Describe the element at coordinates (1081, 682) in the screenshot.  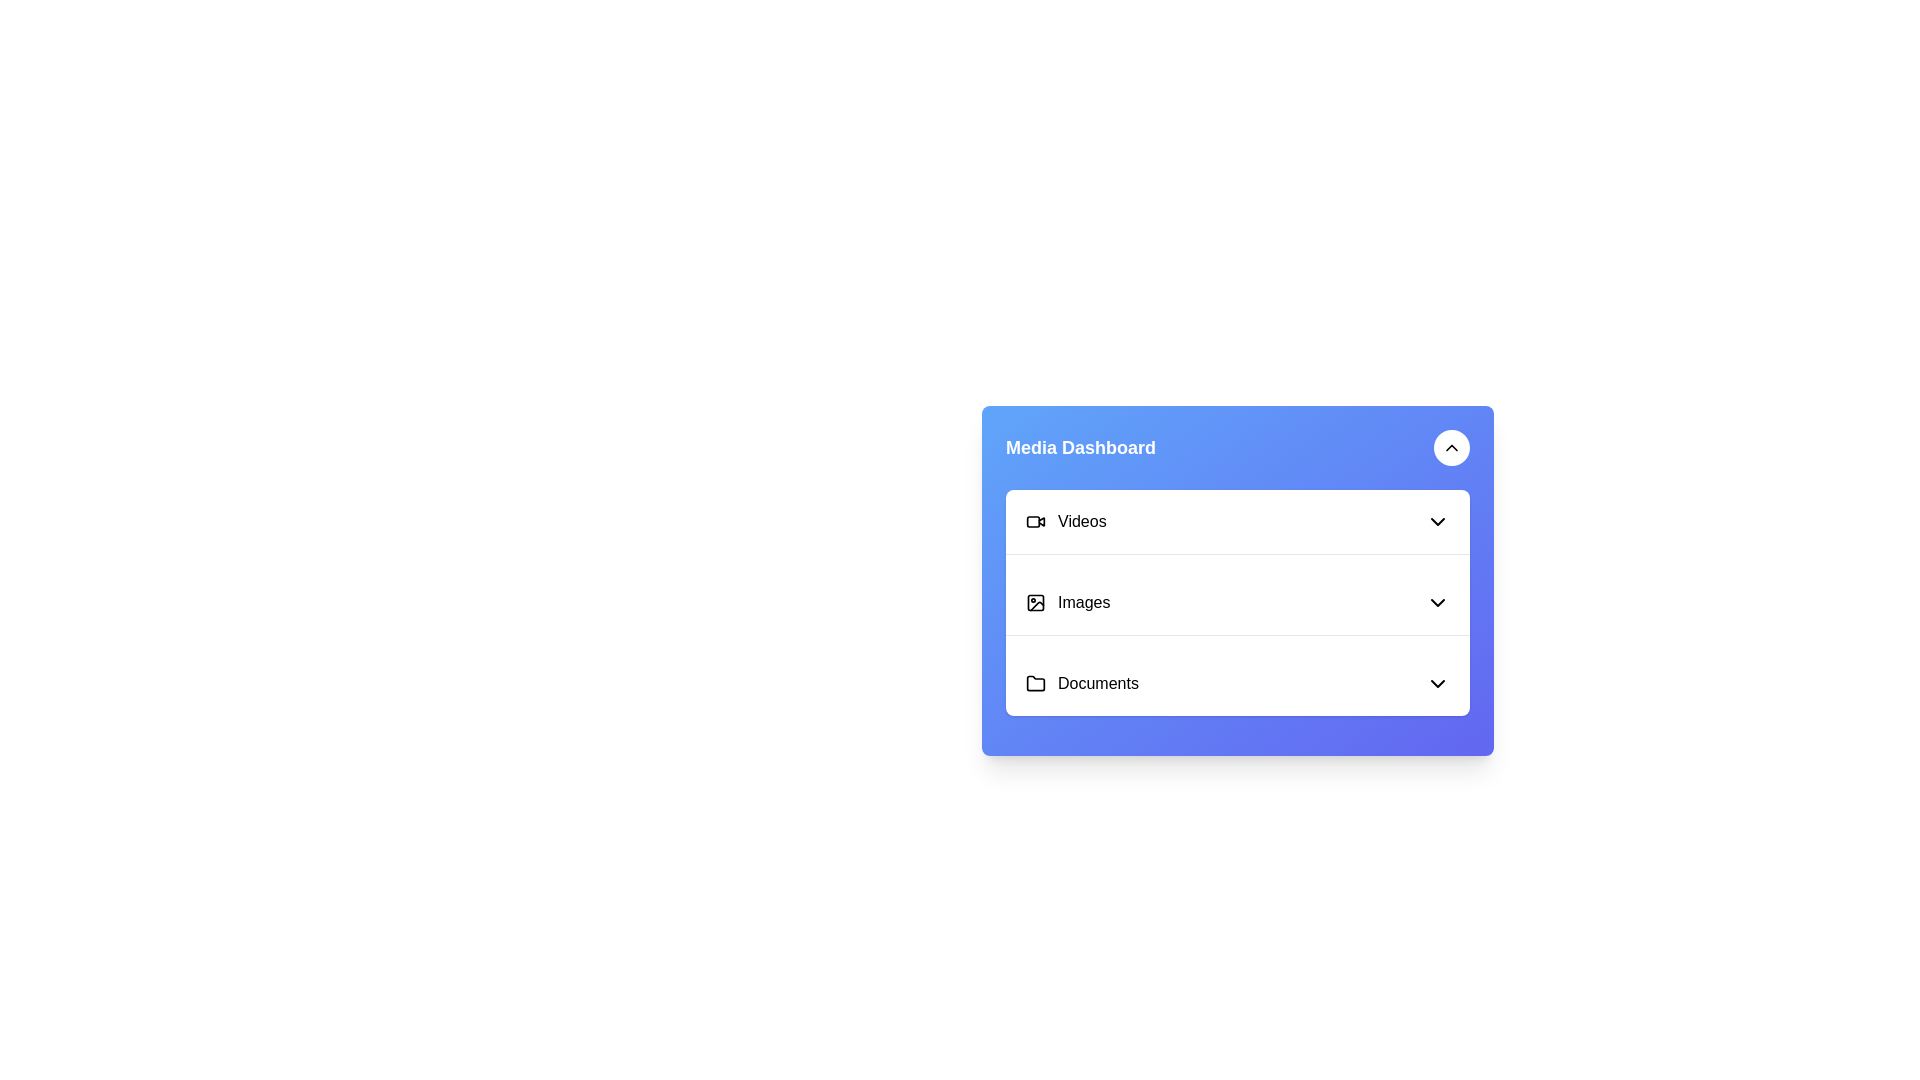
I see `the 'Documents' text label, which is styled in black font and positioned next to a folder icon` at that location.